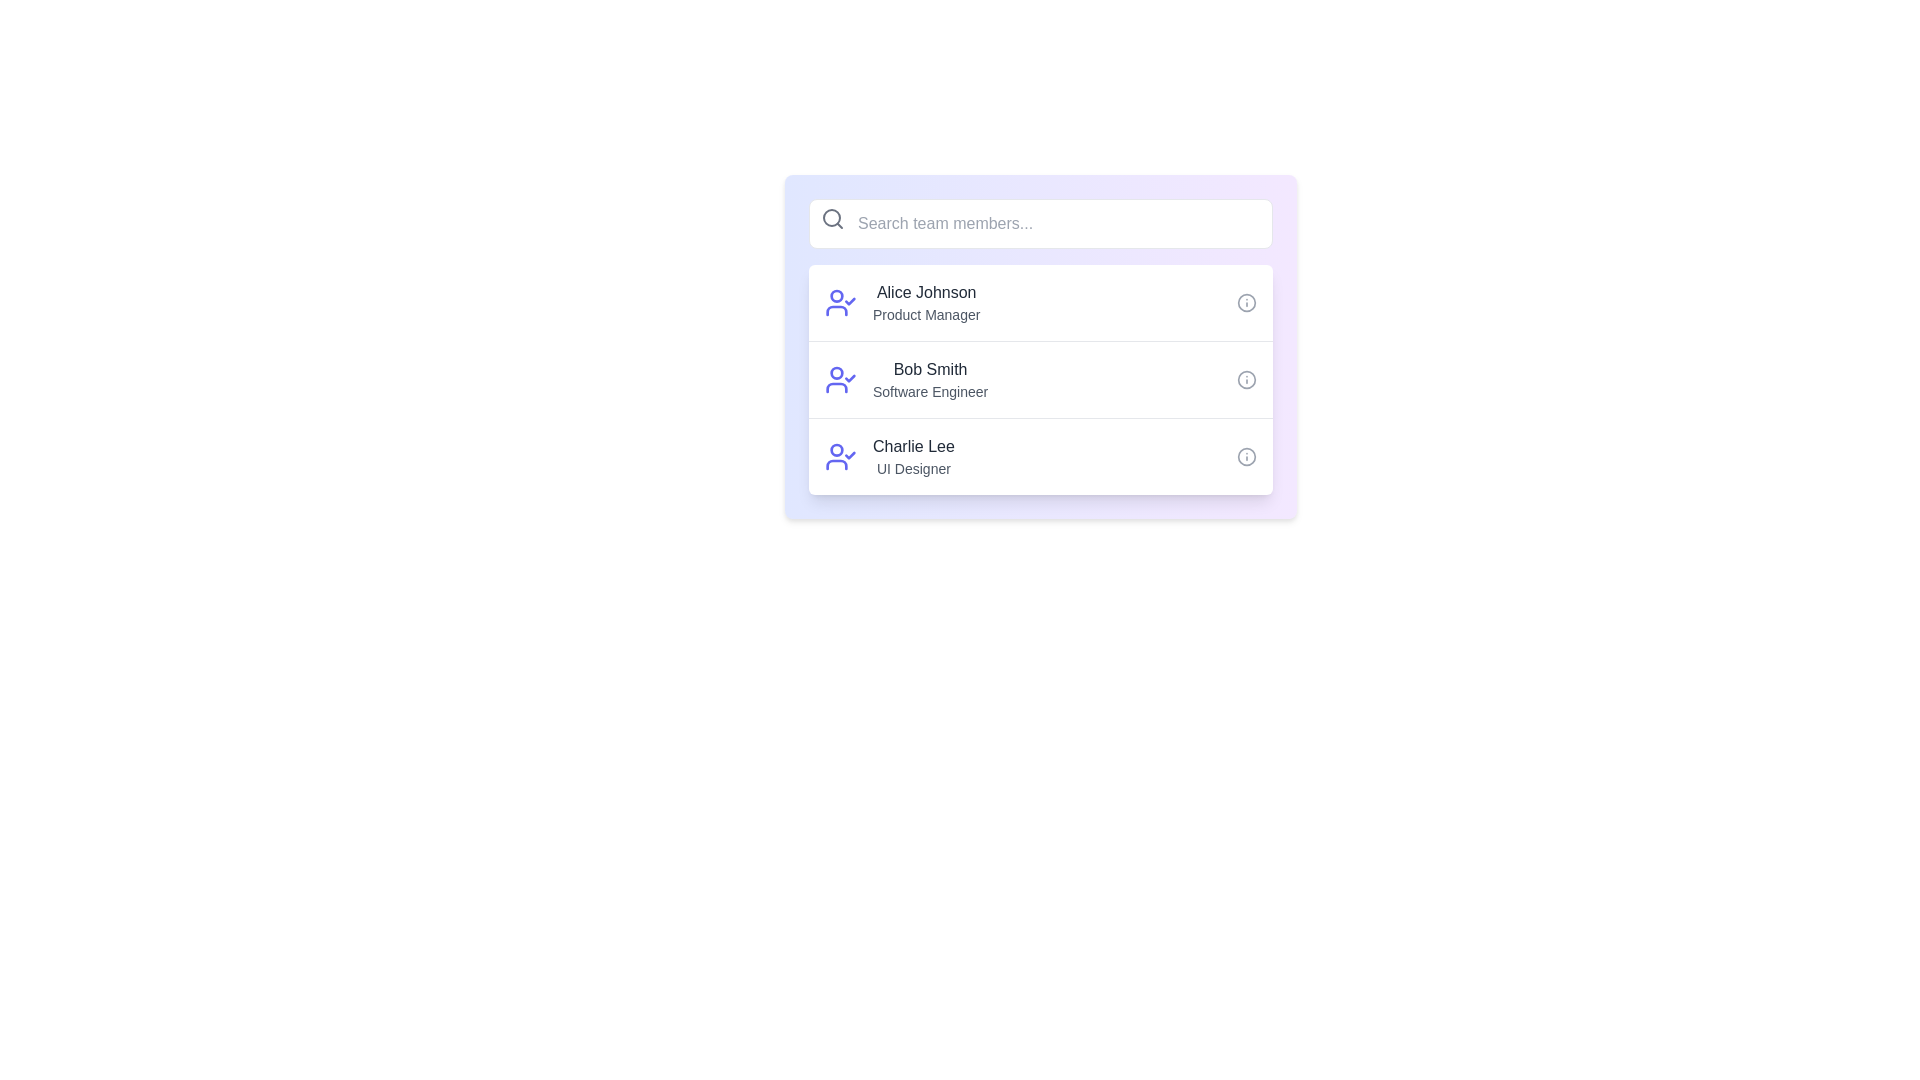 This screenshot has height=1080, width=1920. What do you see at coordinates (1246, 303) in the screenshot?
I see `the gray circular icon button with an exclamation mark, located to the right of 'Alice Johnson' in the team members list, to initiate an action` at bounding box center [1246, 303].